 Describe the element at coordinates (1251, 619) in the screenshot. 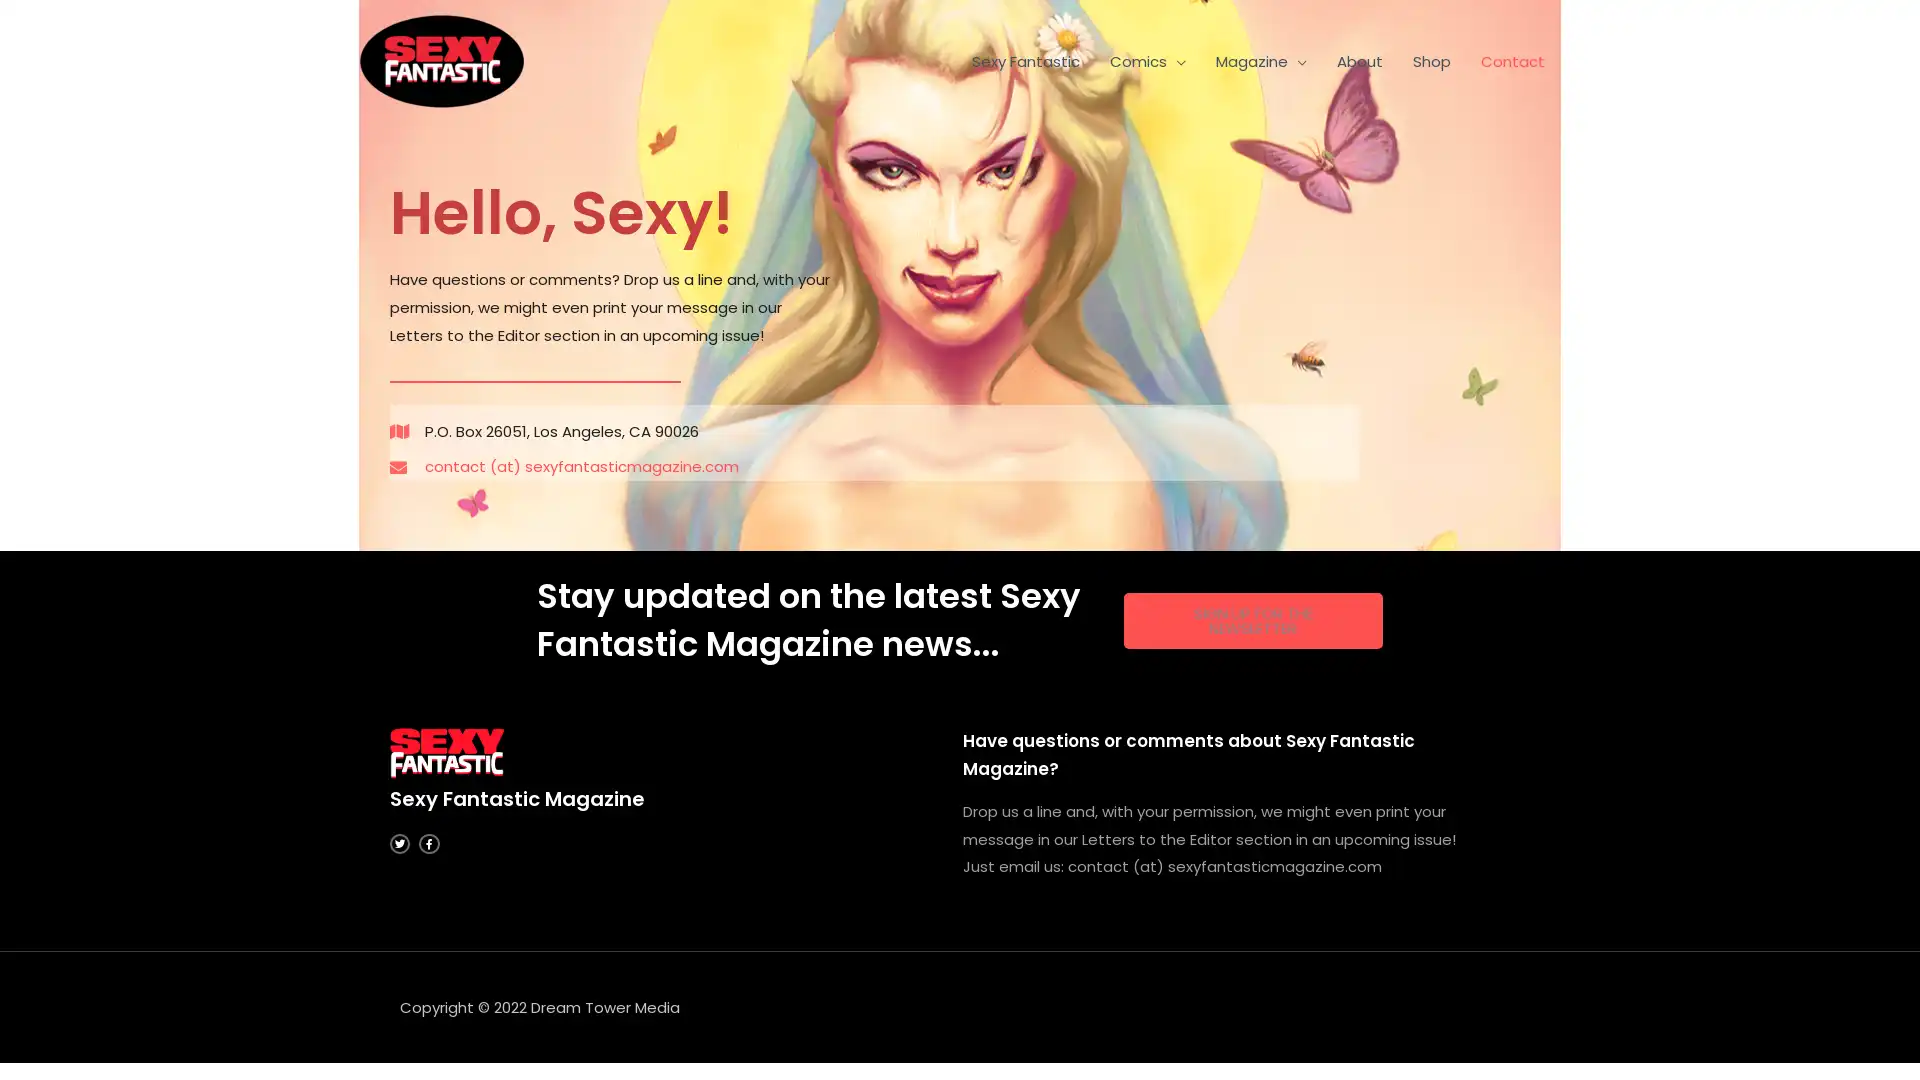

I see `SIGN UP FOR THE NEWSLETTER` at that location.